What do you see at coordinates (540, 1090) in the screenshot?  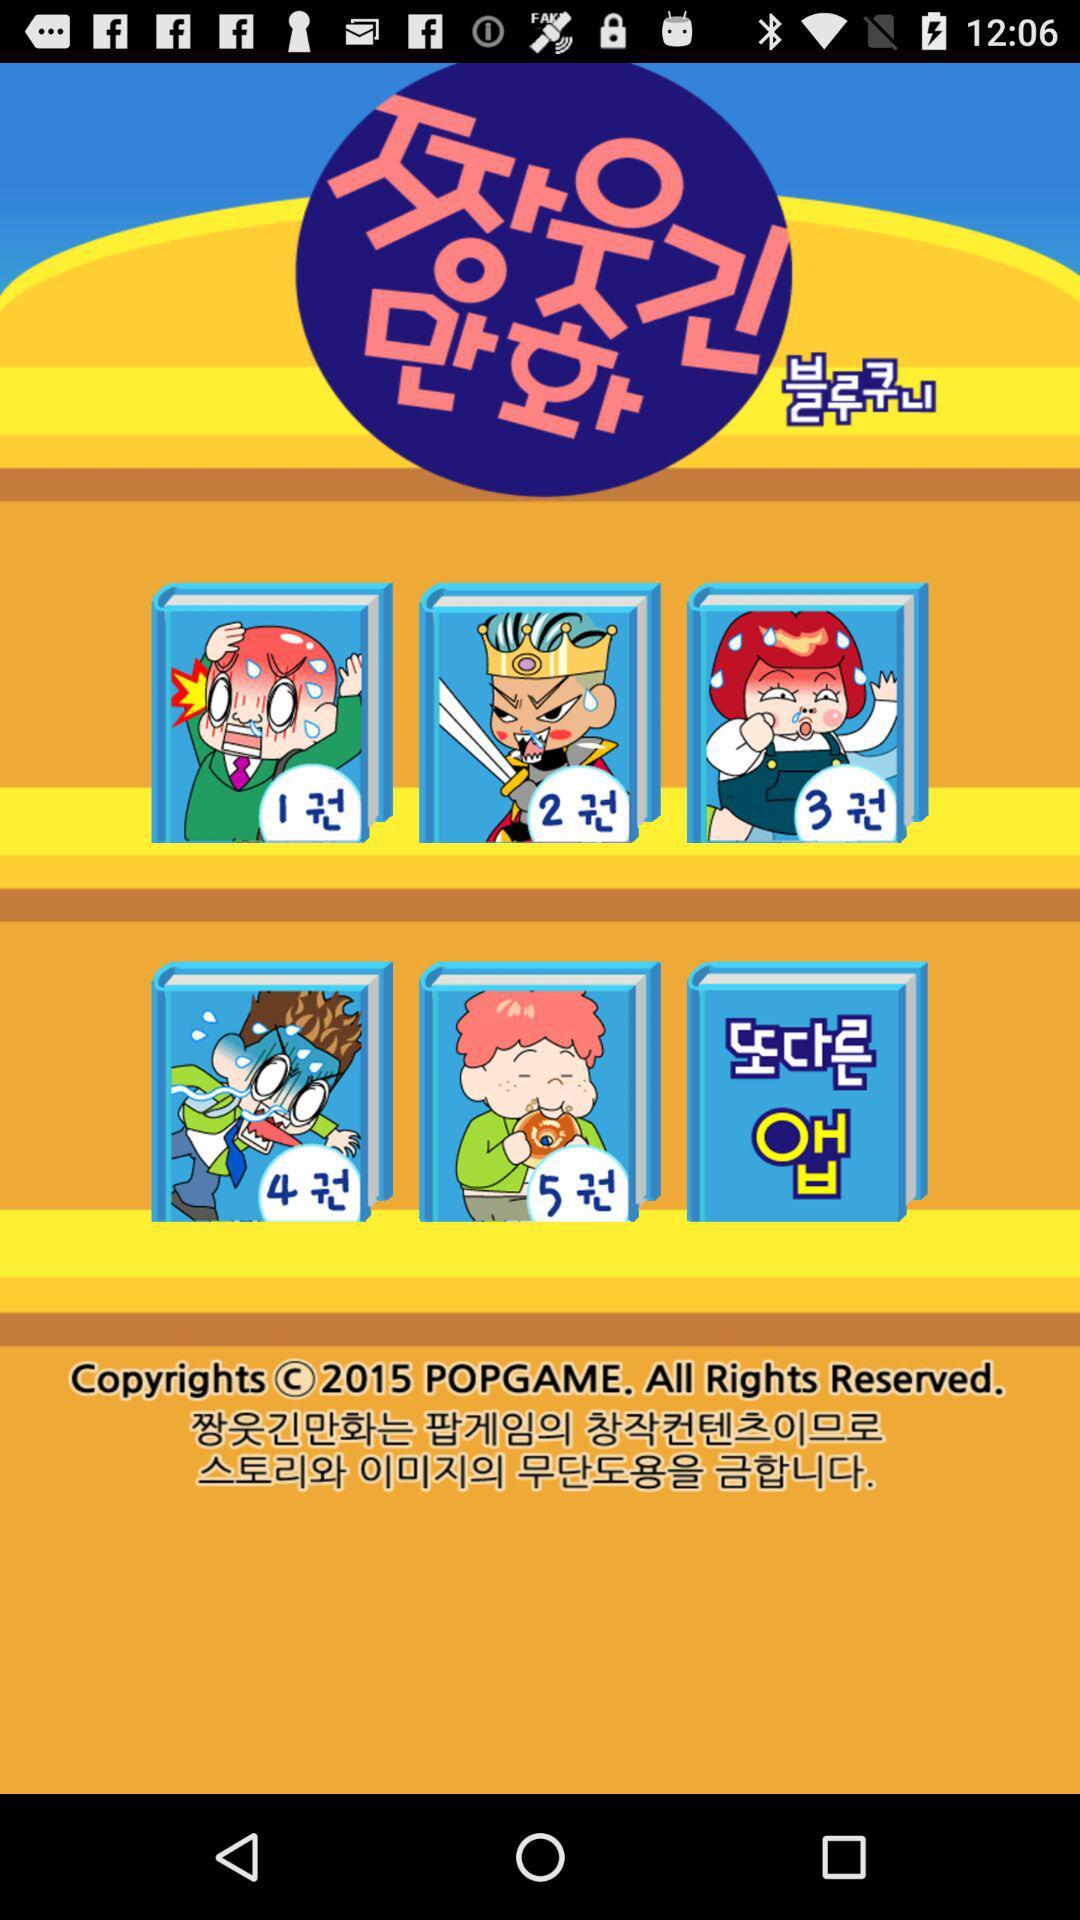 I see `into the 5th book` at bounding box center [540, 1090].